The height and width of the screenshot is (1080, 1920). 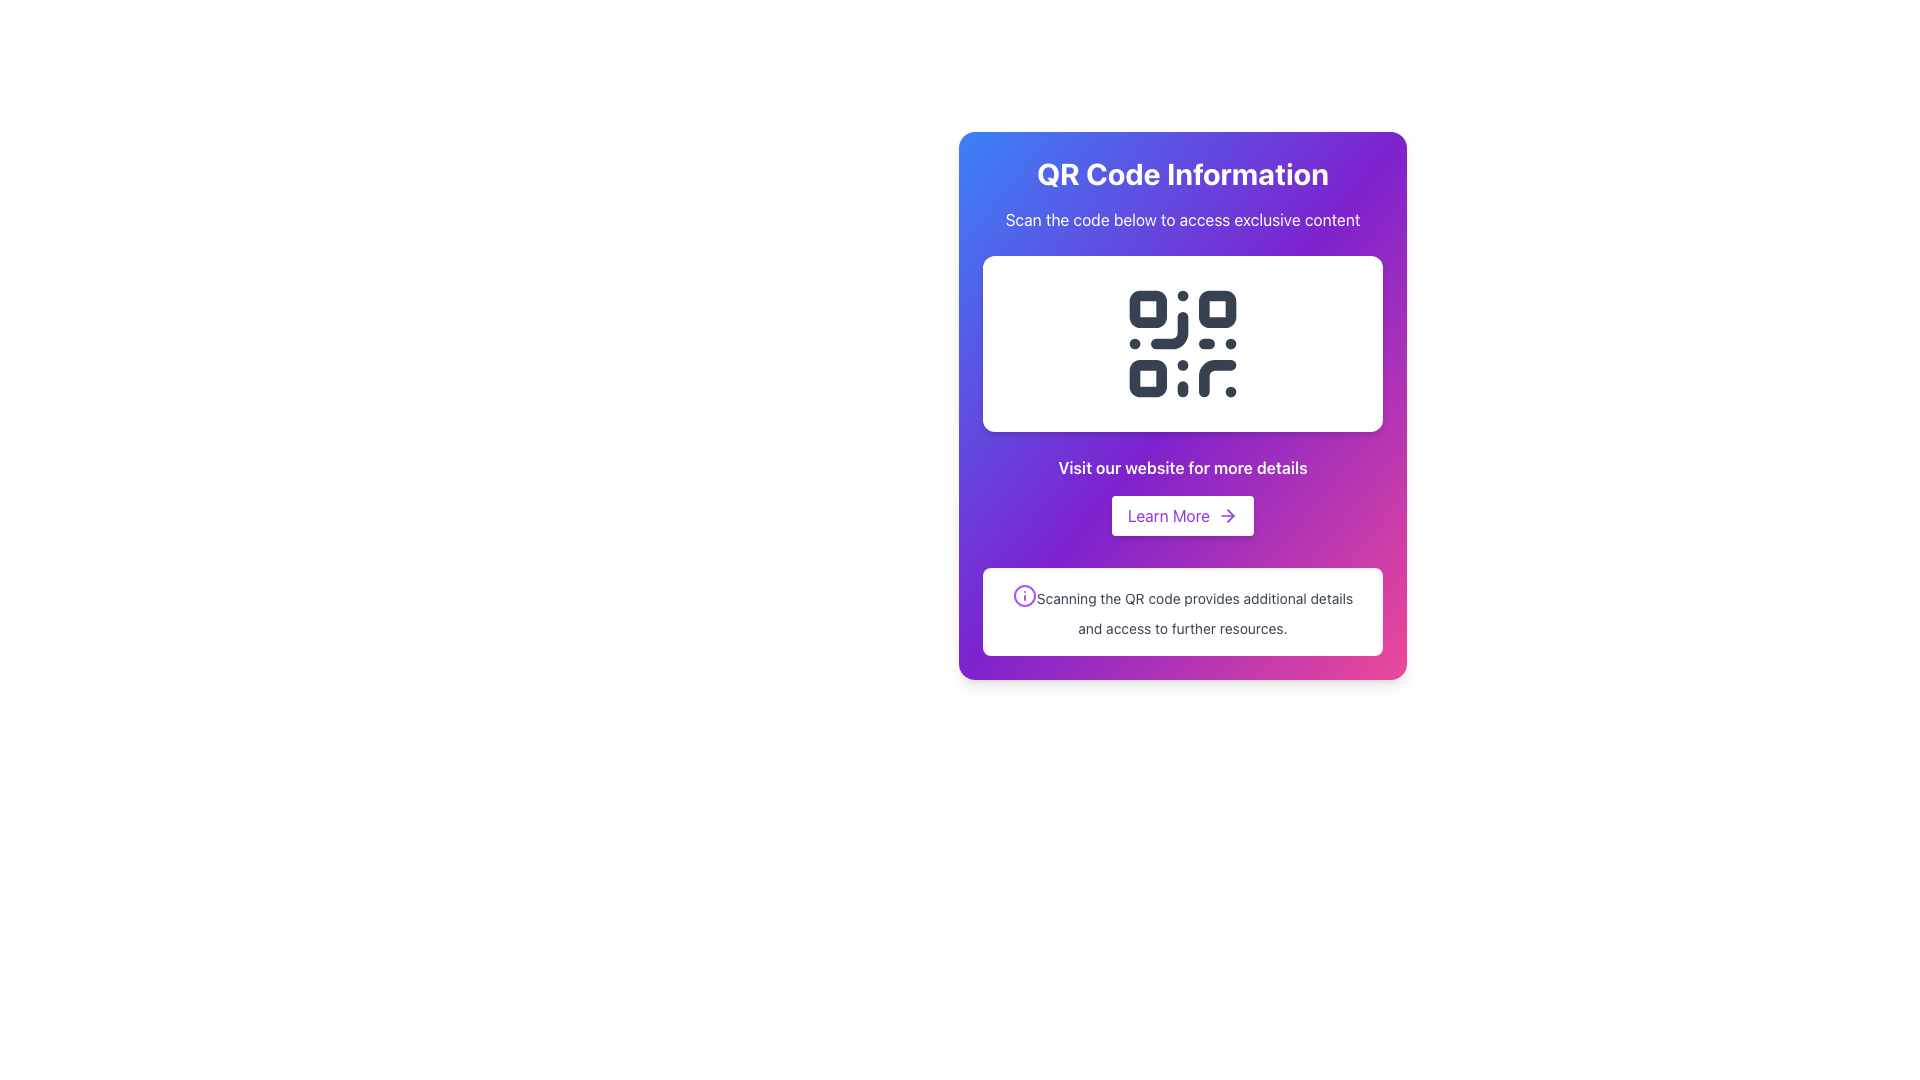 What do you see at coordinates (1182, 611) in the screenshot?
I see `description from the Notification box located directly below the 'Learn More' button, which provides additional textual information about the QR code` at bounding box center [1182, 611].